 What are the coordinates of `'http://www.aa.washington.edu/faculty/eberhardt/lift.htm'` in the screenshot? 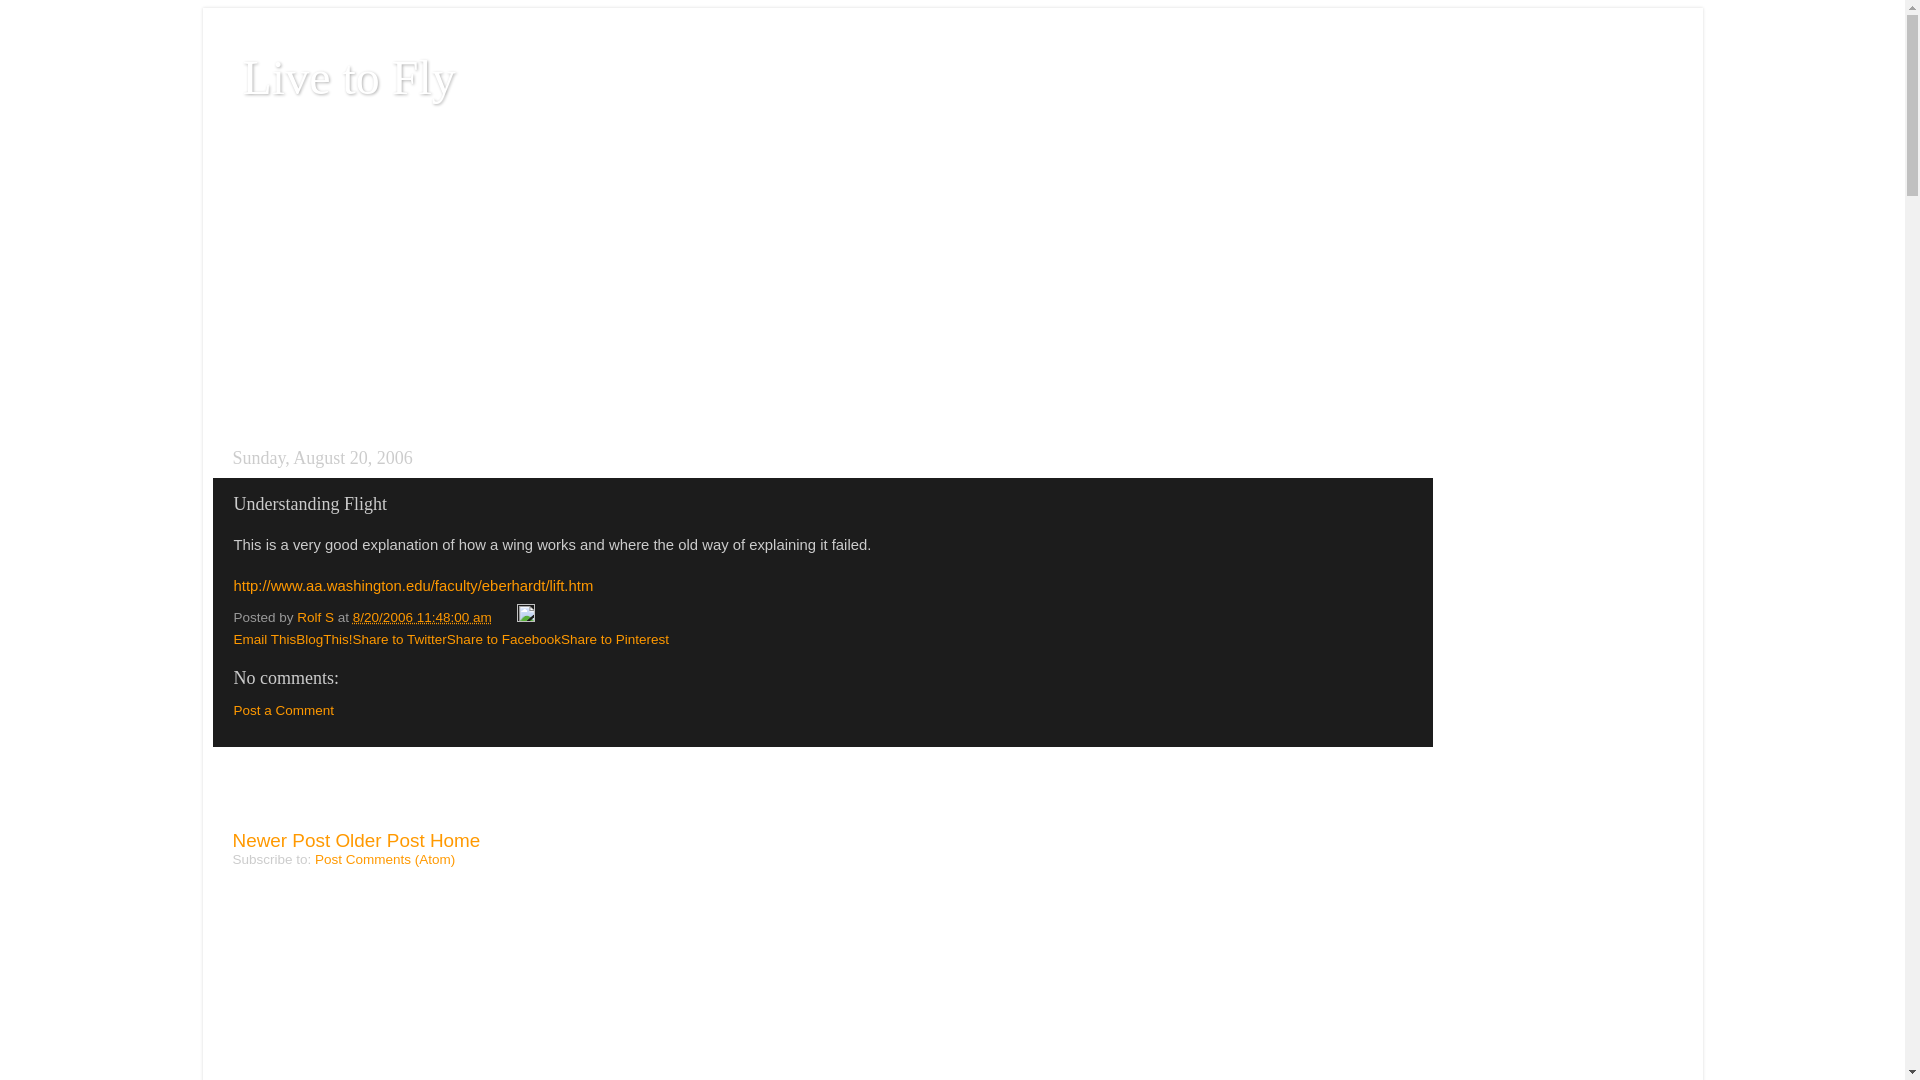 It's located at (234, 595).